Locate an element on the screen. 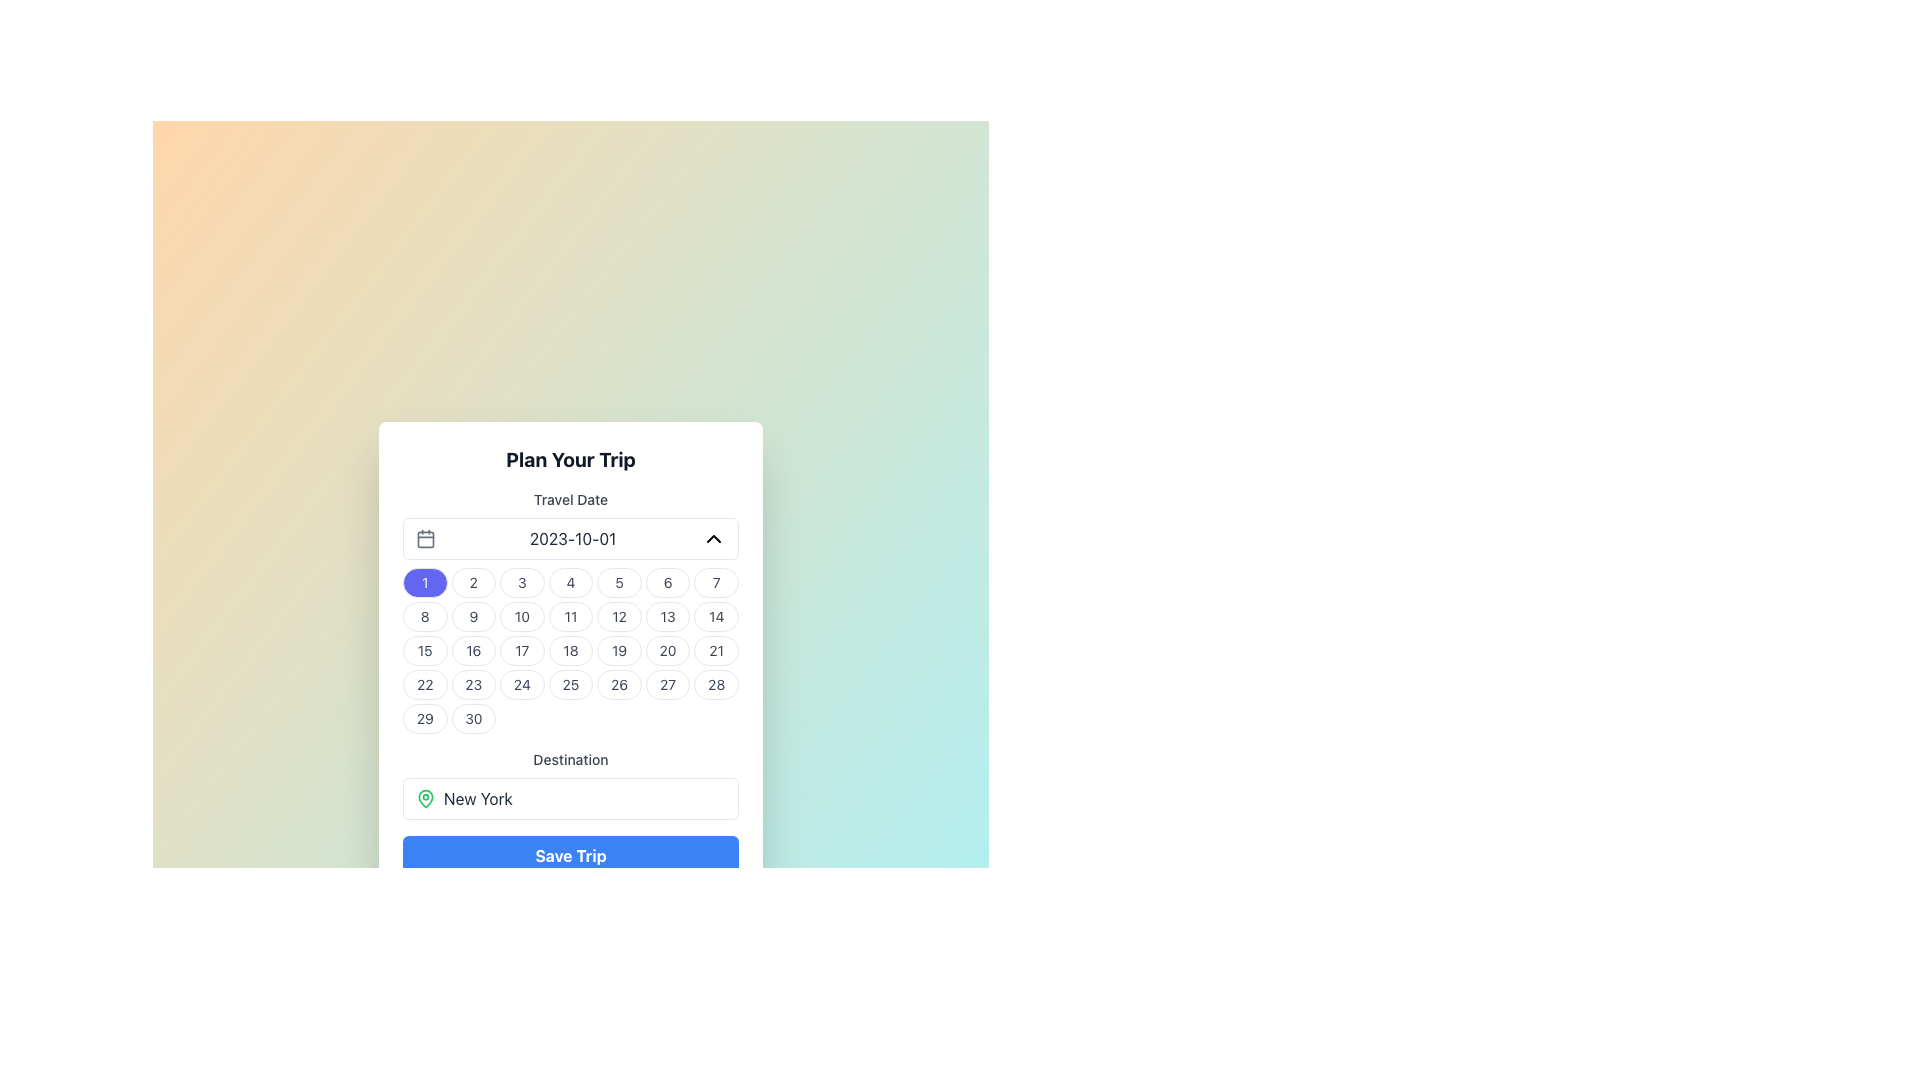 The width and height of the screenshot is (1920, 1080). the rounded button displaying the number '17' is located at coordinates (522, 651).